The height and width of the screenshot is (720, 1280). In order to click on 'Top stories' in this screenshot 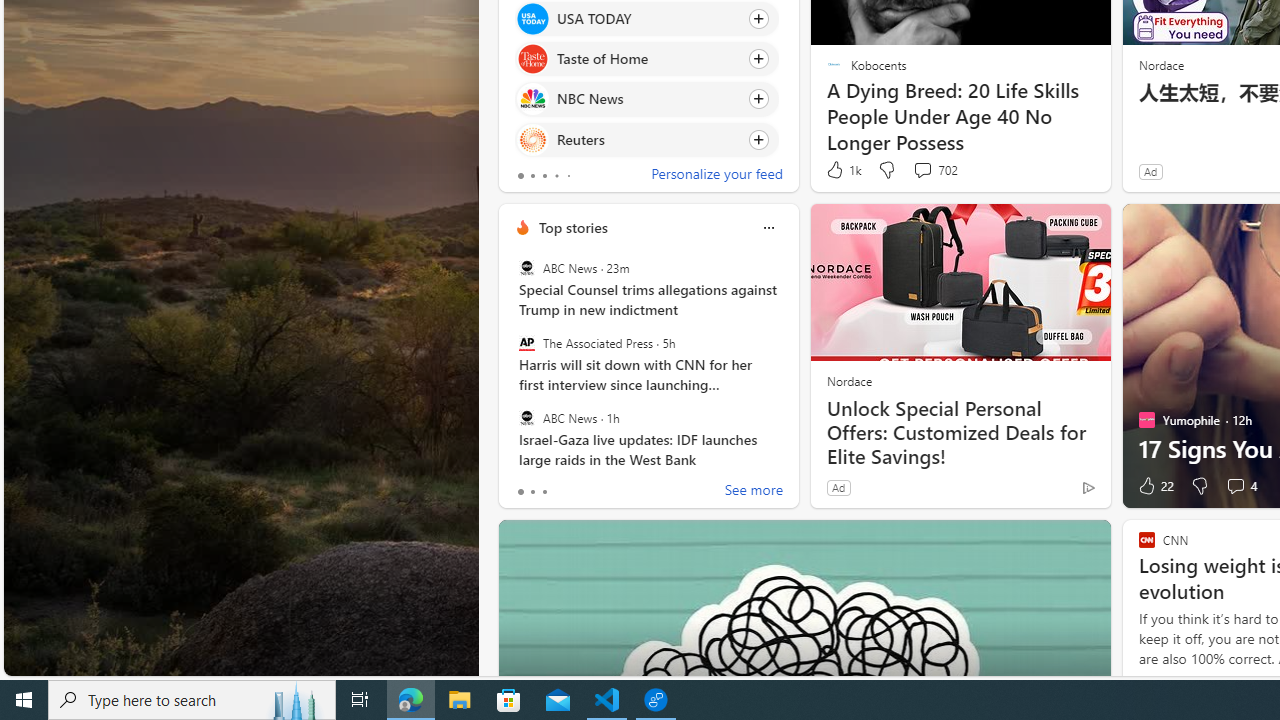, I will do `click(571, 226)`.